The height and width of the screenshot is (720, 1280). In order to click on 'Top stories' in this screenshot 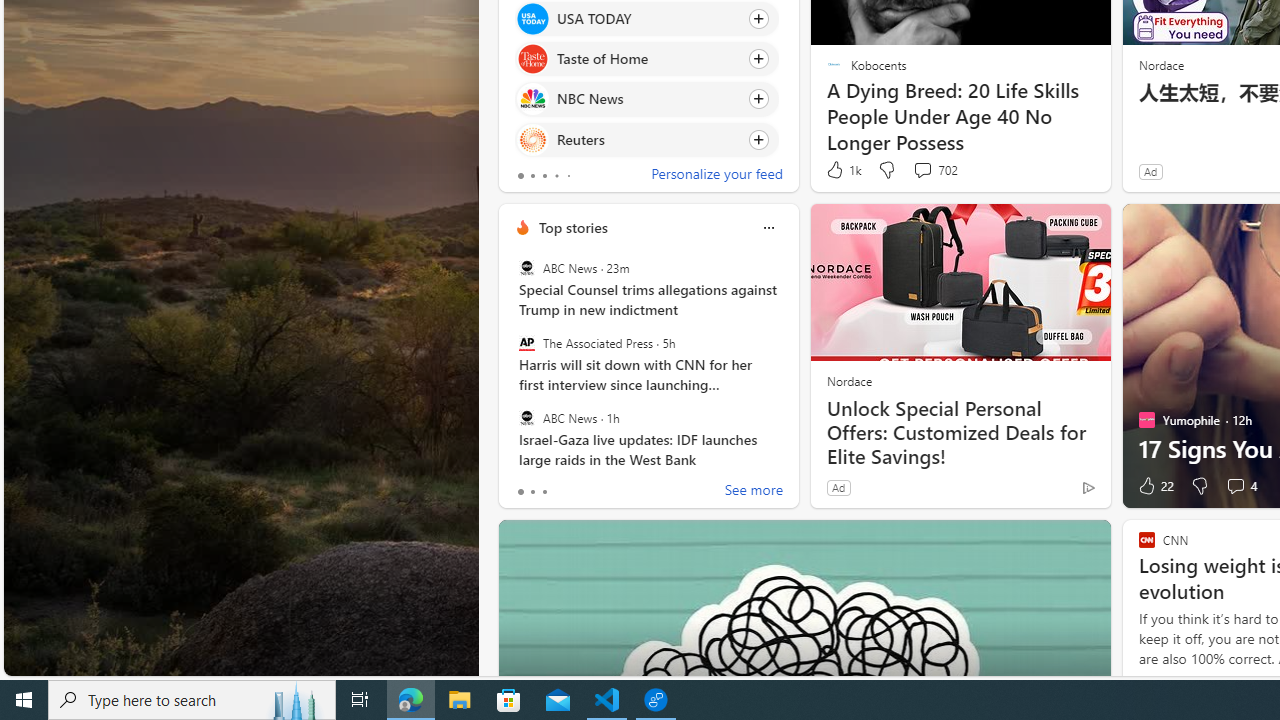, I will do `click(571, 226)`.